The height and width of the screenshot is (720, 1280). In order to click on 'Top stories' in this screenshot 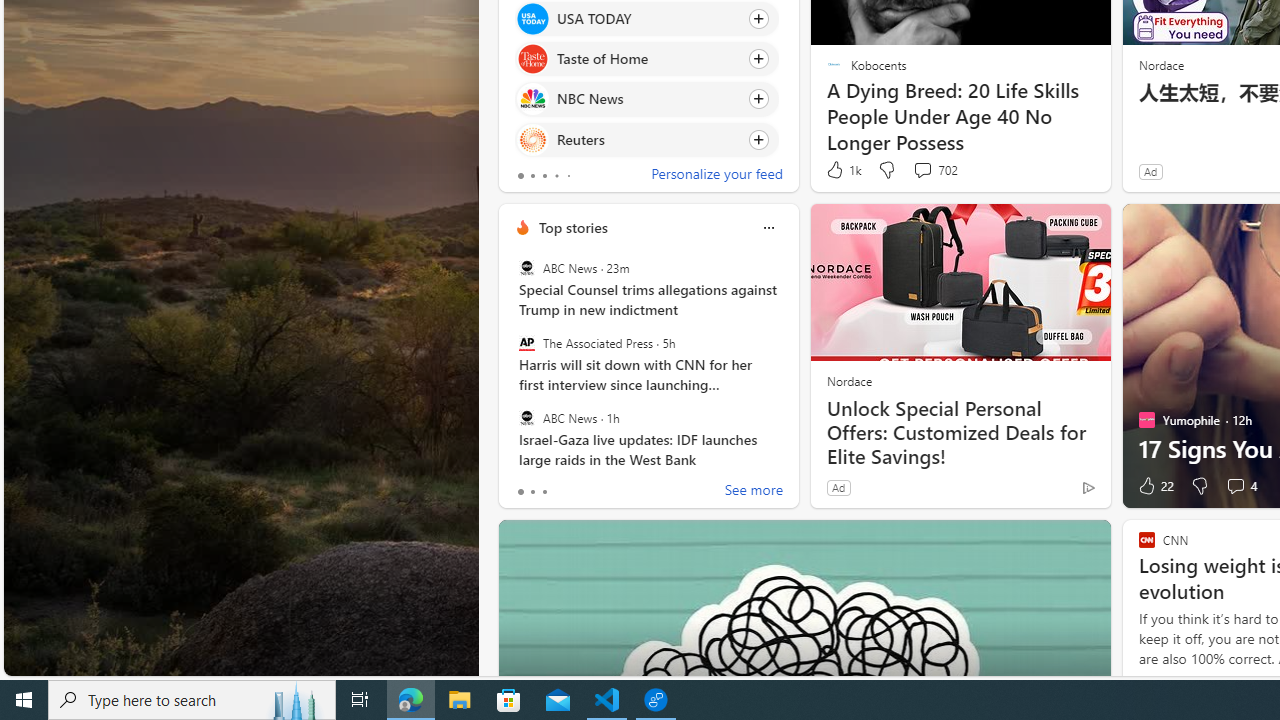, I will do `click(571, 226)`.